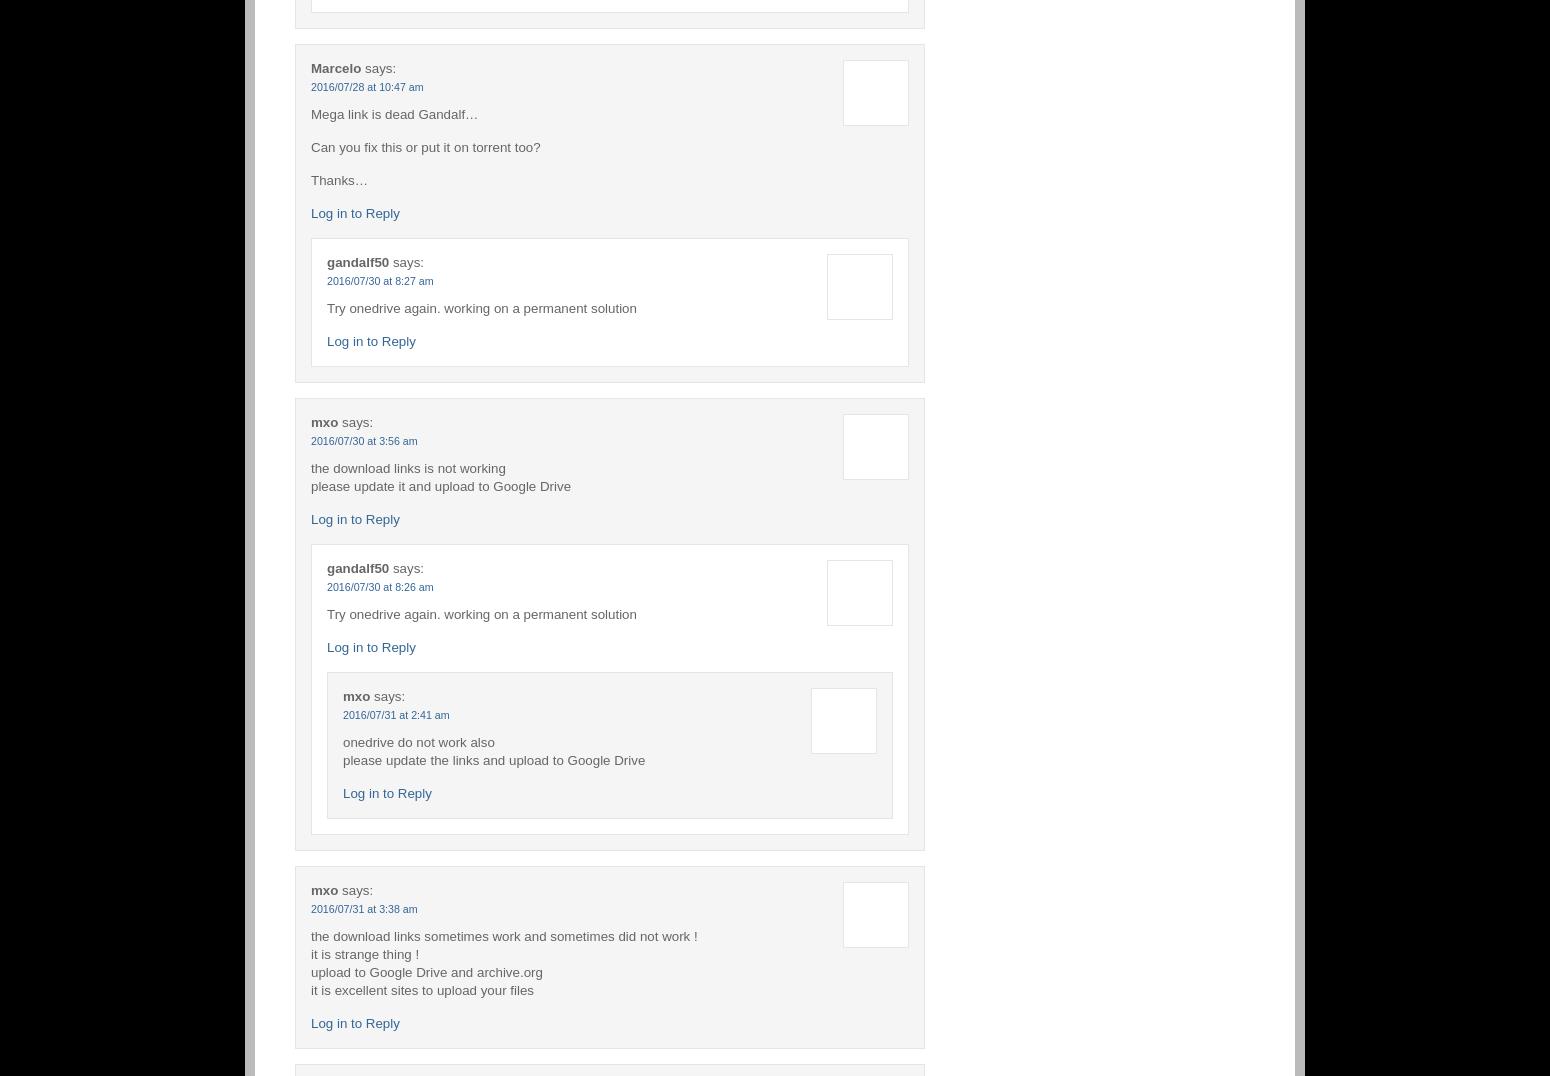  What do you see at coordinates (362, 439) in the screenshot?
I see `'2016/07/30 at 3:56 am'` at bounding box center [362, 439].